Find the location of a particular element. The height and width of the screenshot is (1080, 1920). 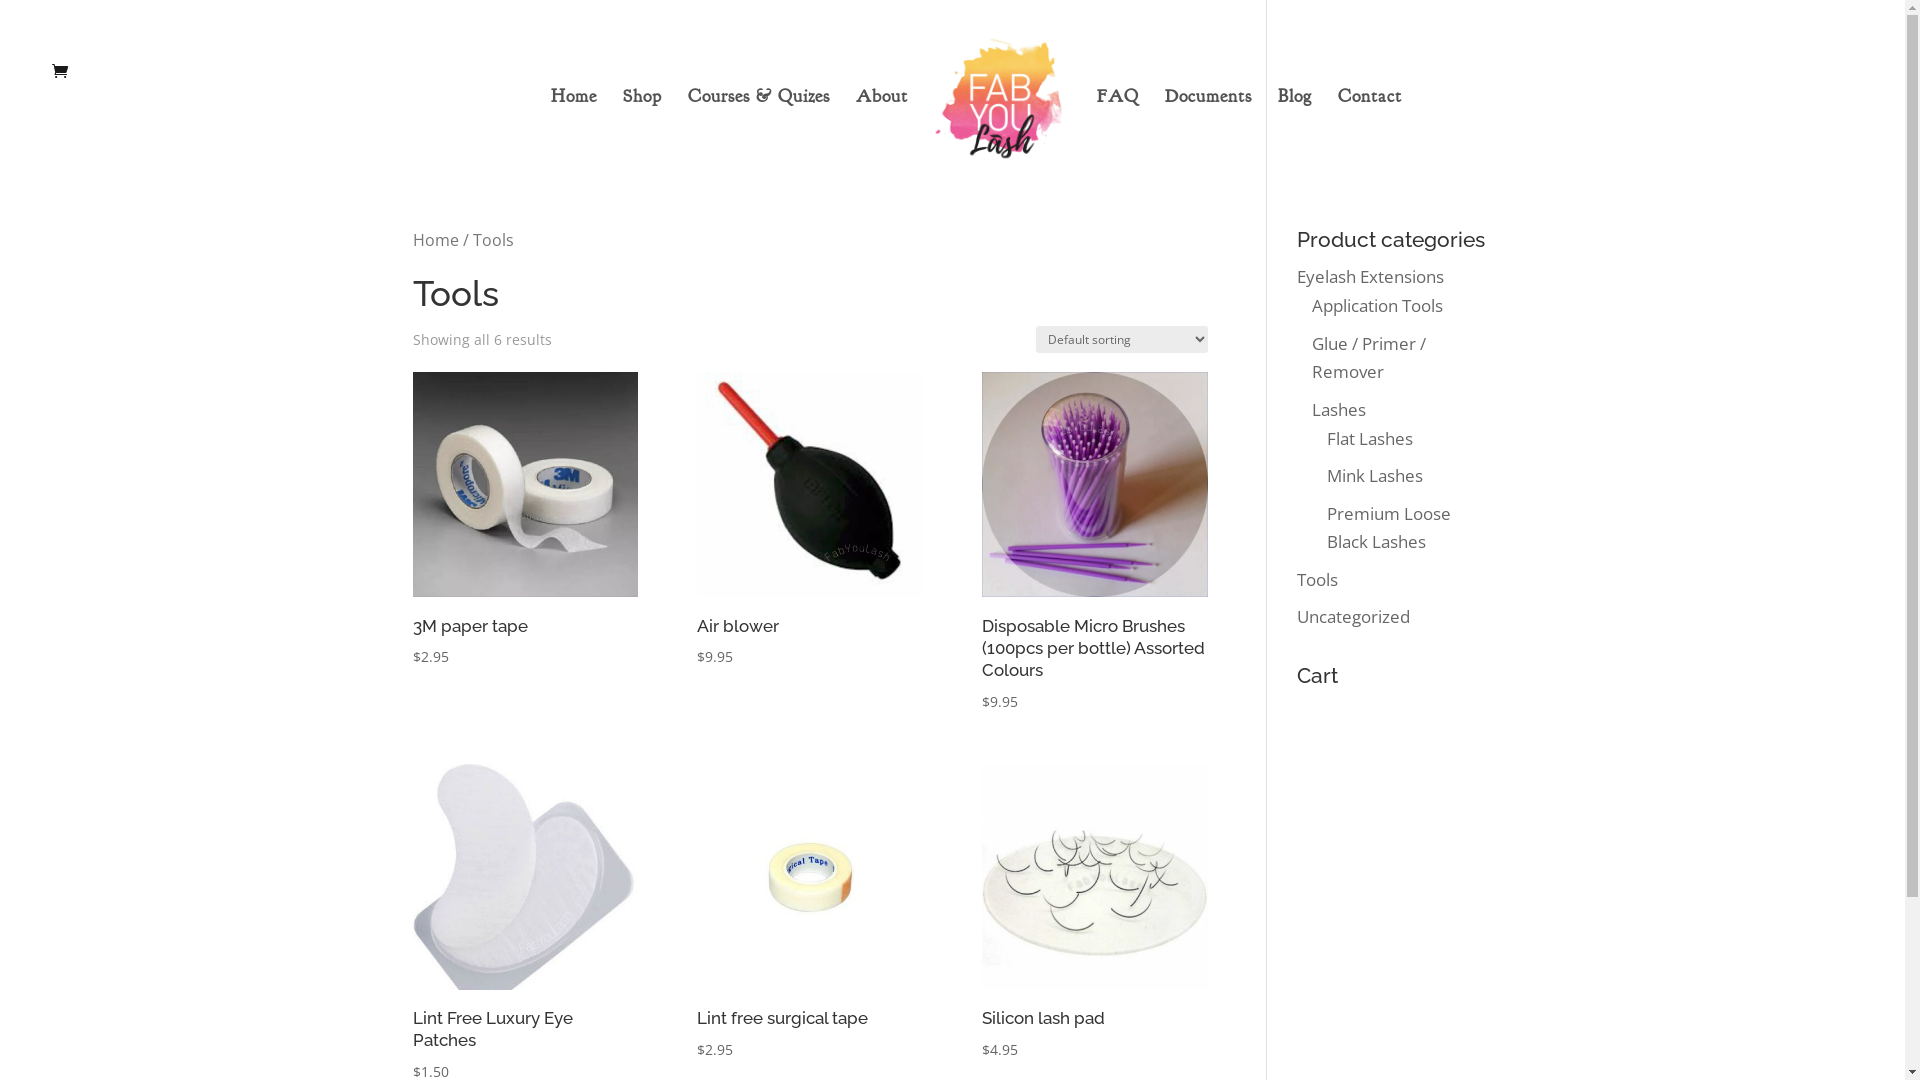

'Documents' is located at coordinates (1207, 129).